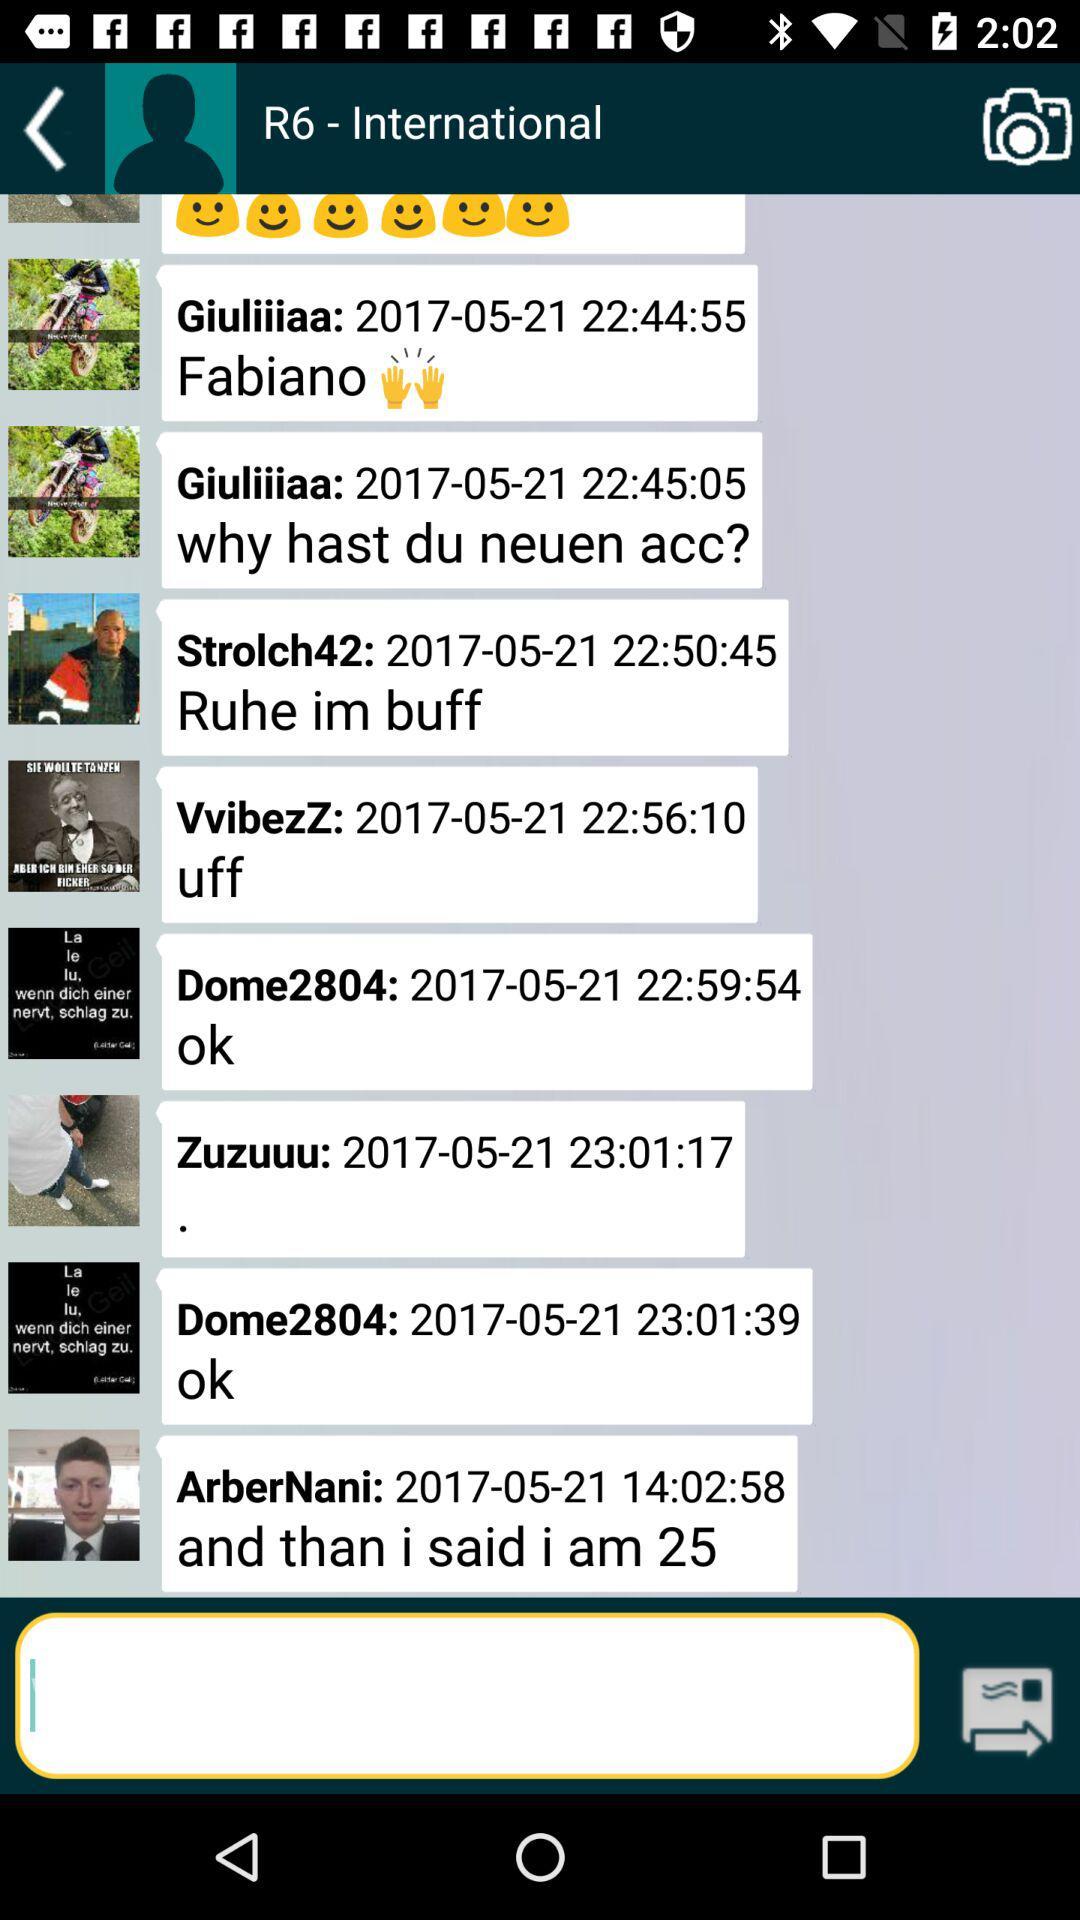 The image size is (1080, 1920). Describe the element at coordinates (457, 844) in the screenshot. I see `the item above dome2804 2017 05 item` at that location.